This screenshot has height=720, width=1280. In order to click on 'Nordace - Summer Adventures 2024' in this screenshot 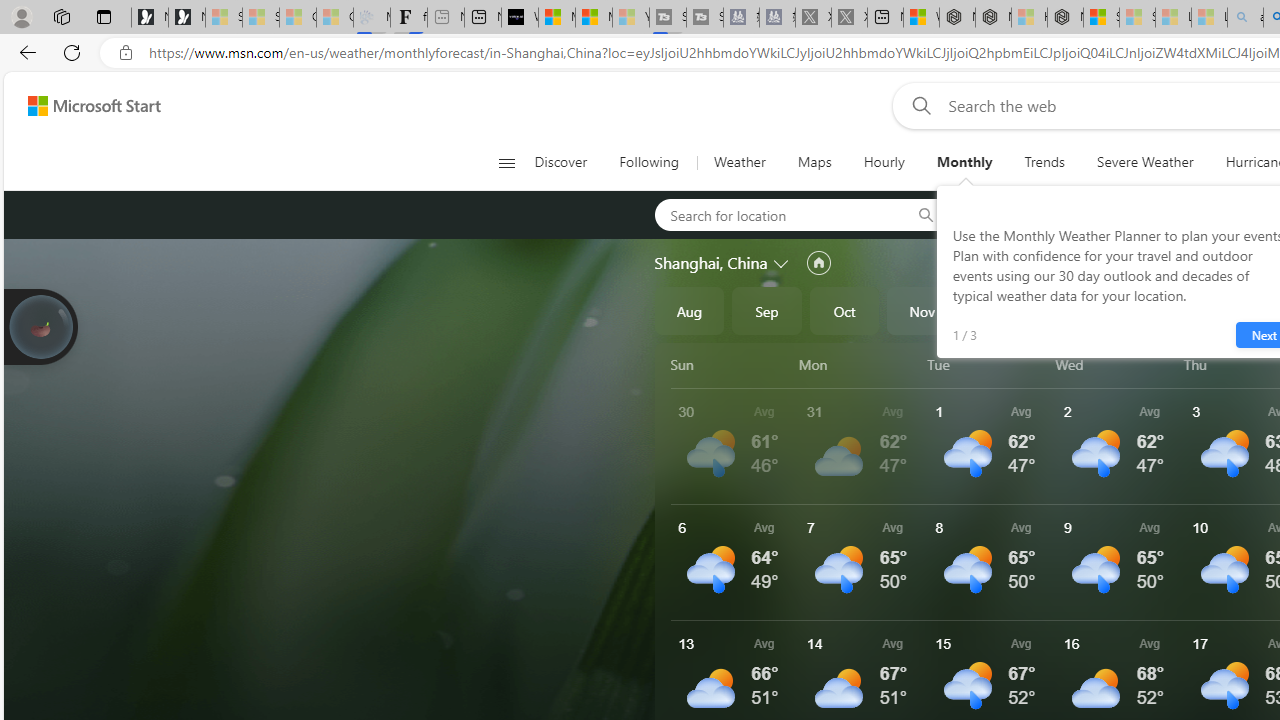, I will do `click(993, 17)`.